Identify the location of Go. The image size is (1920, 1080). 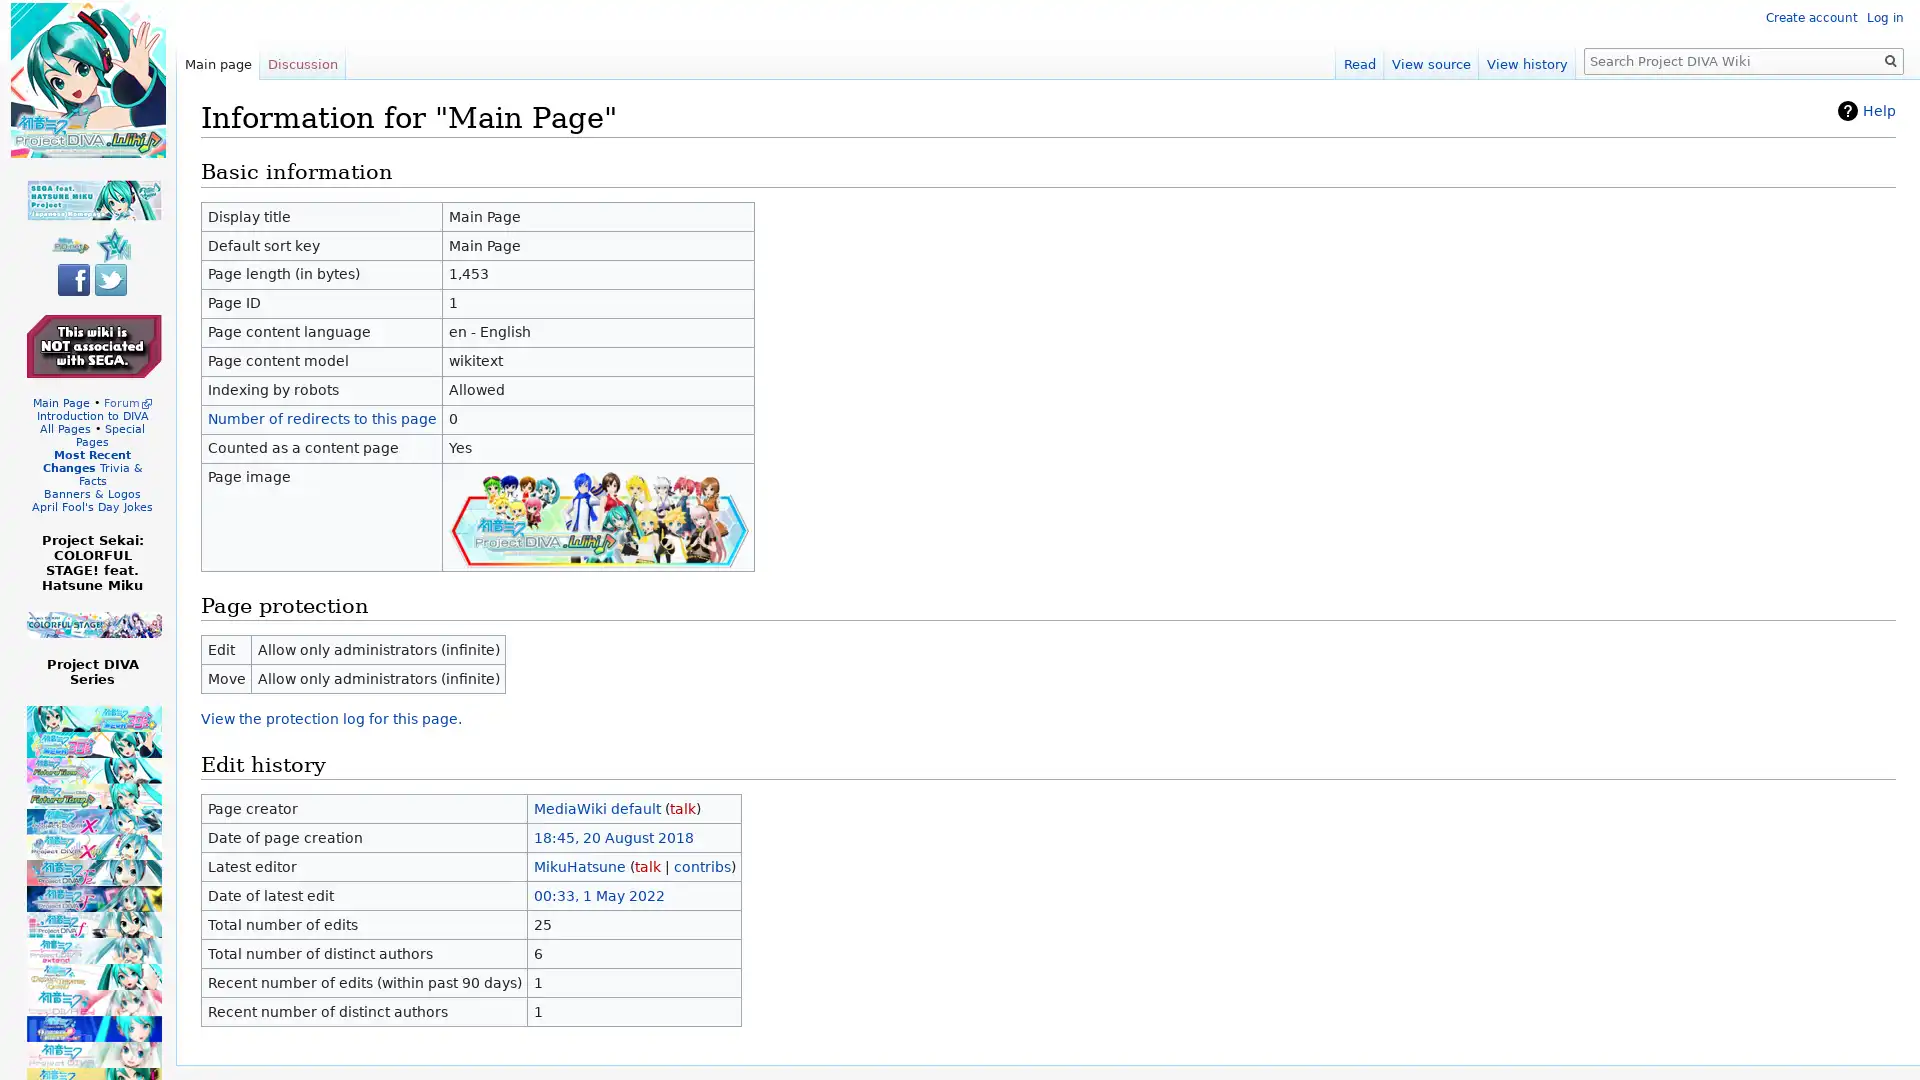
(1890, 60).